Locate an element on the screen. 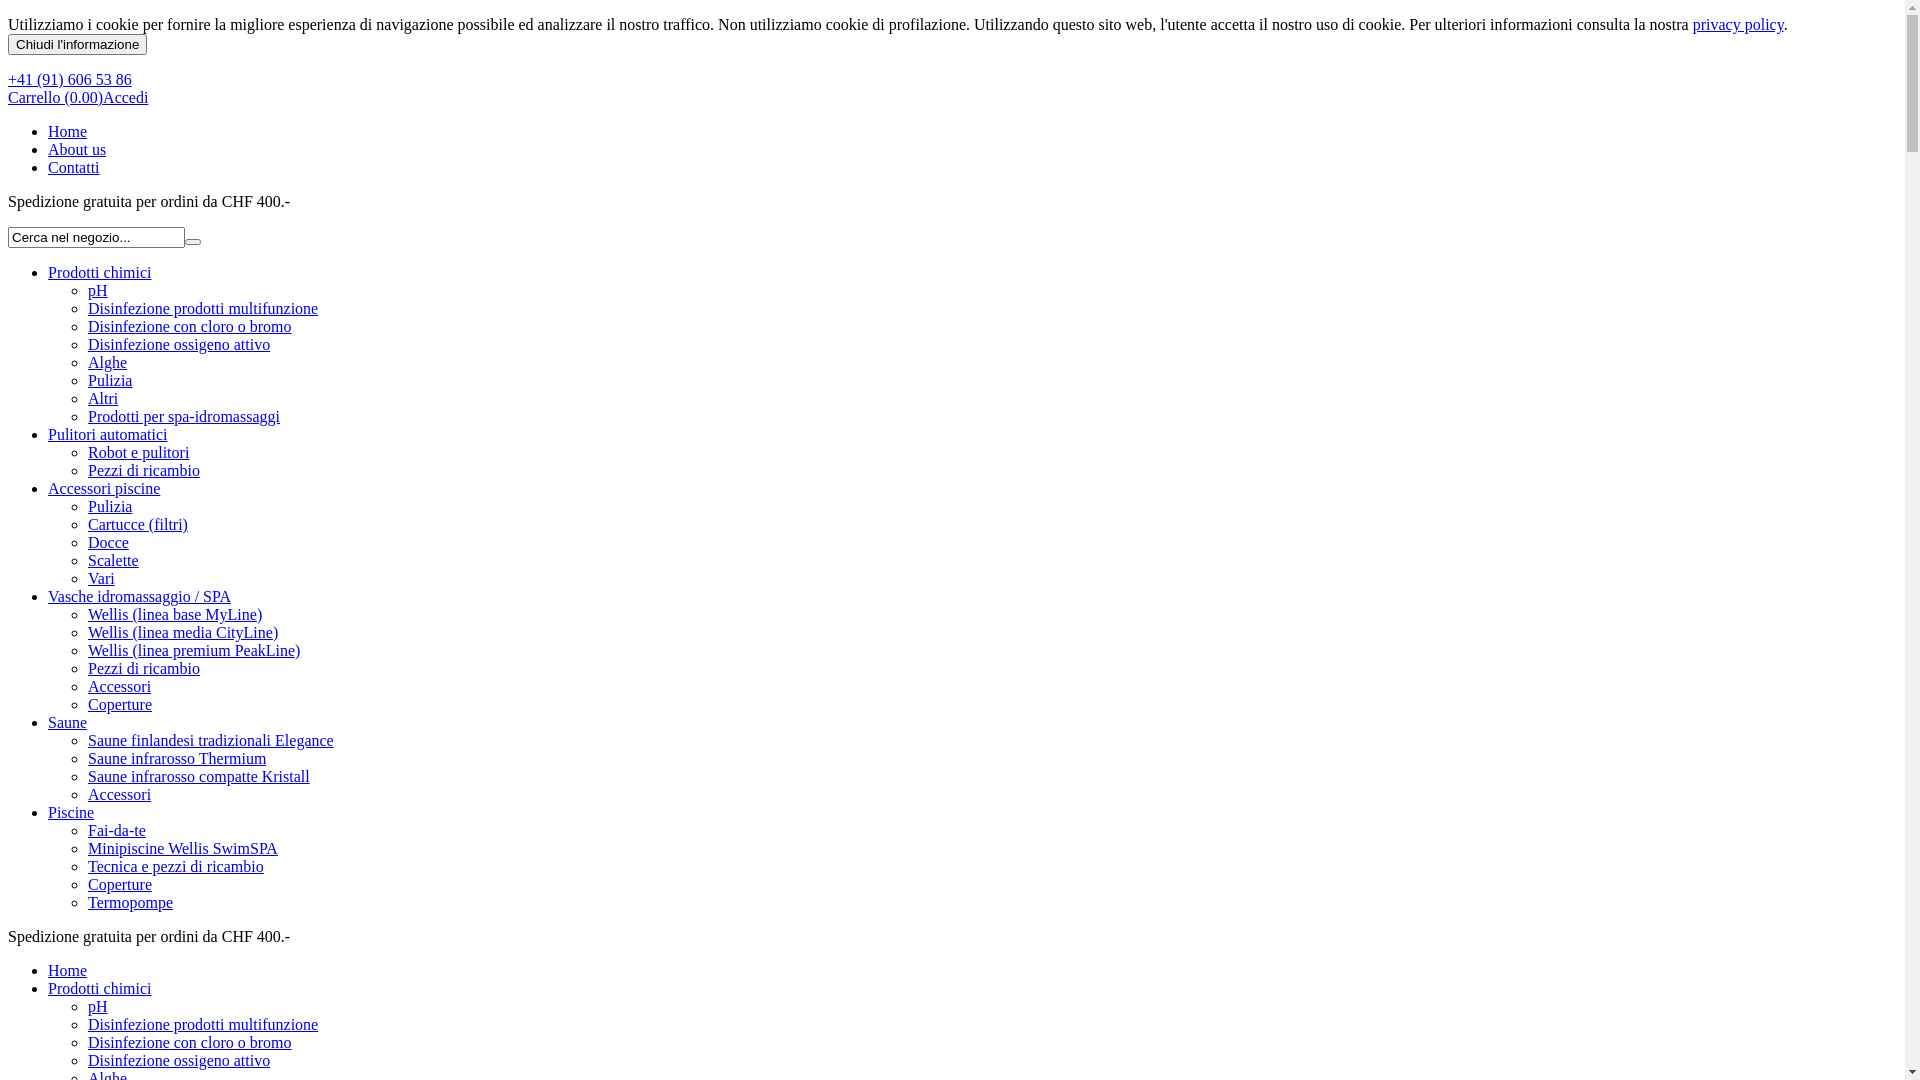 Image resolution: width=1920 pixels, height=1080 pixels. 'Saune infrarosso compatte Kristall' is located at coordinates (198, 775).